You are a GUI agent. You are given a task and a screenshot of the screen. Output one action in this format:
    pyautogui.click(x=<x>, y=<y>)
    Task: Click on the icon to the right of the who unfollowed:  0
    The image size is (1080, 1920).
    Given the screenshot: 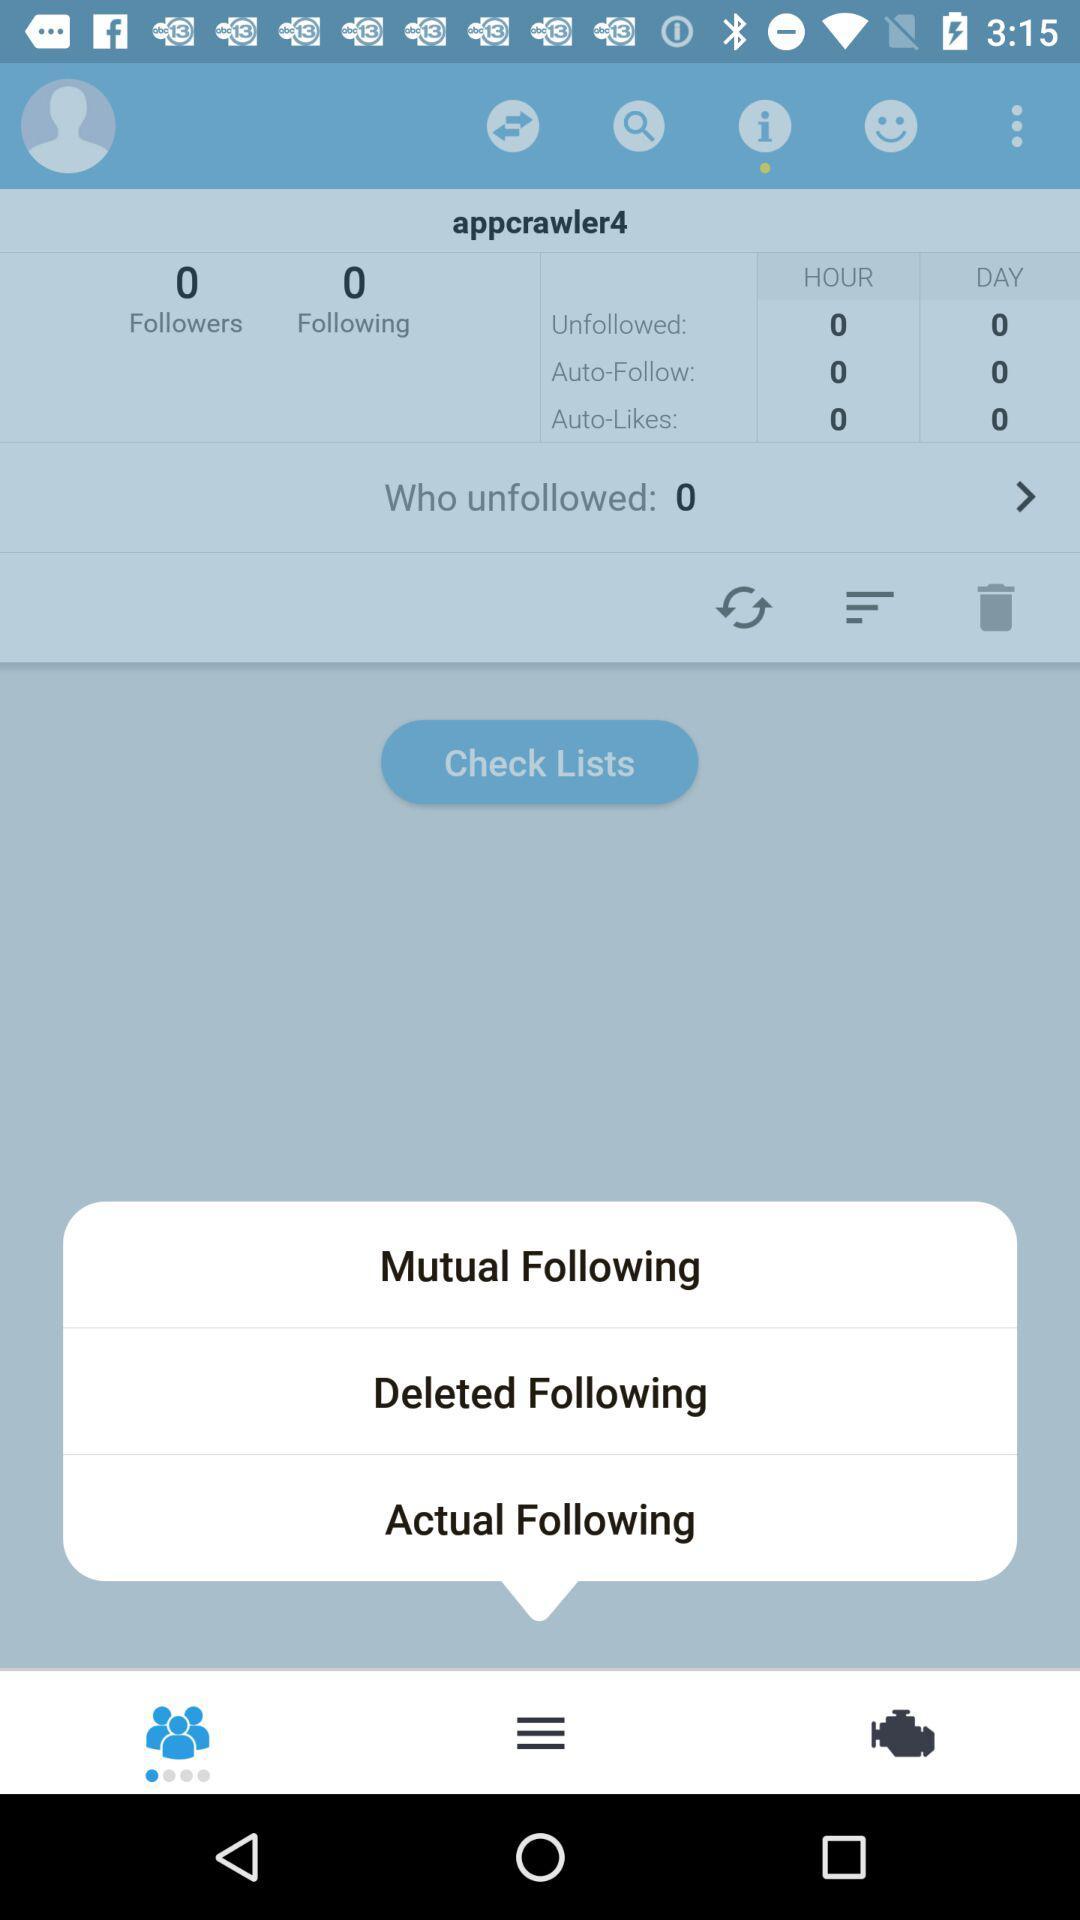 What is the action you would take?
    pyautogui.click(x=1024, y=496)
    